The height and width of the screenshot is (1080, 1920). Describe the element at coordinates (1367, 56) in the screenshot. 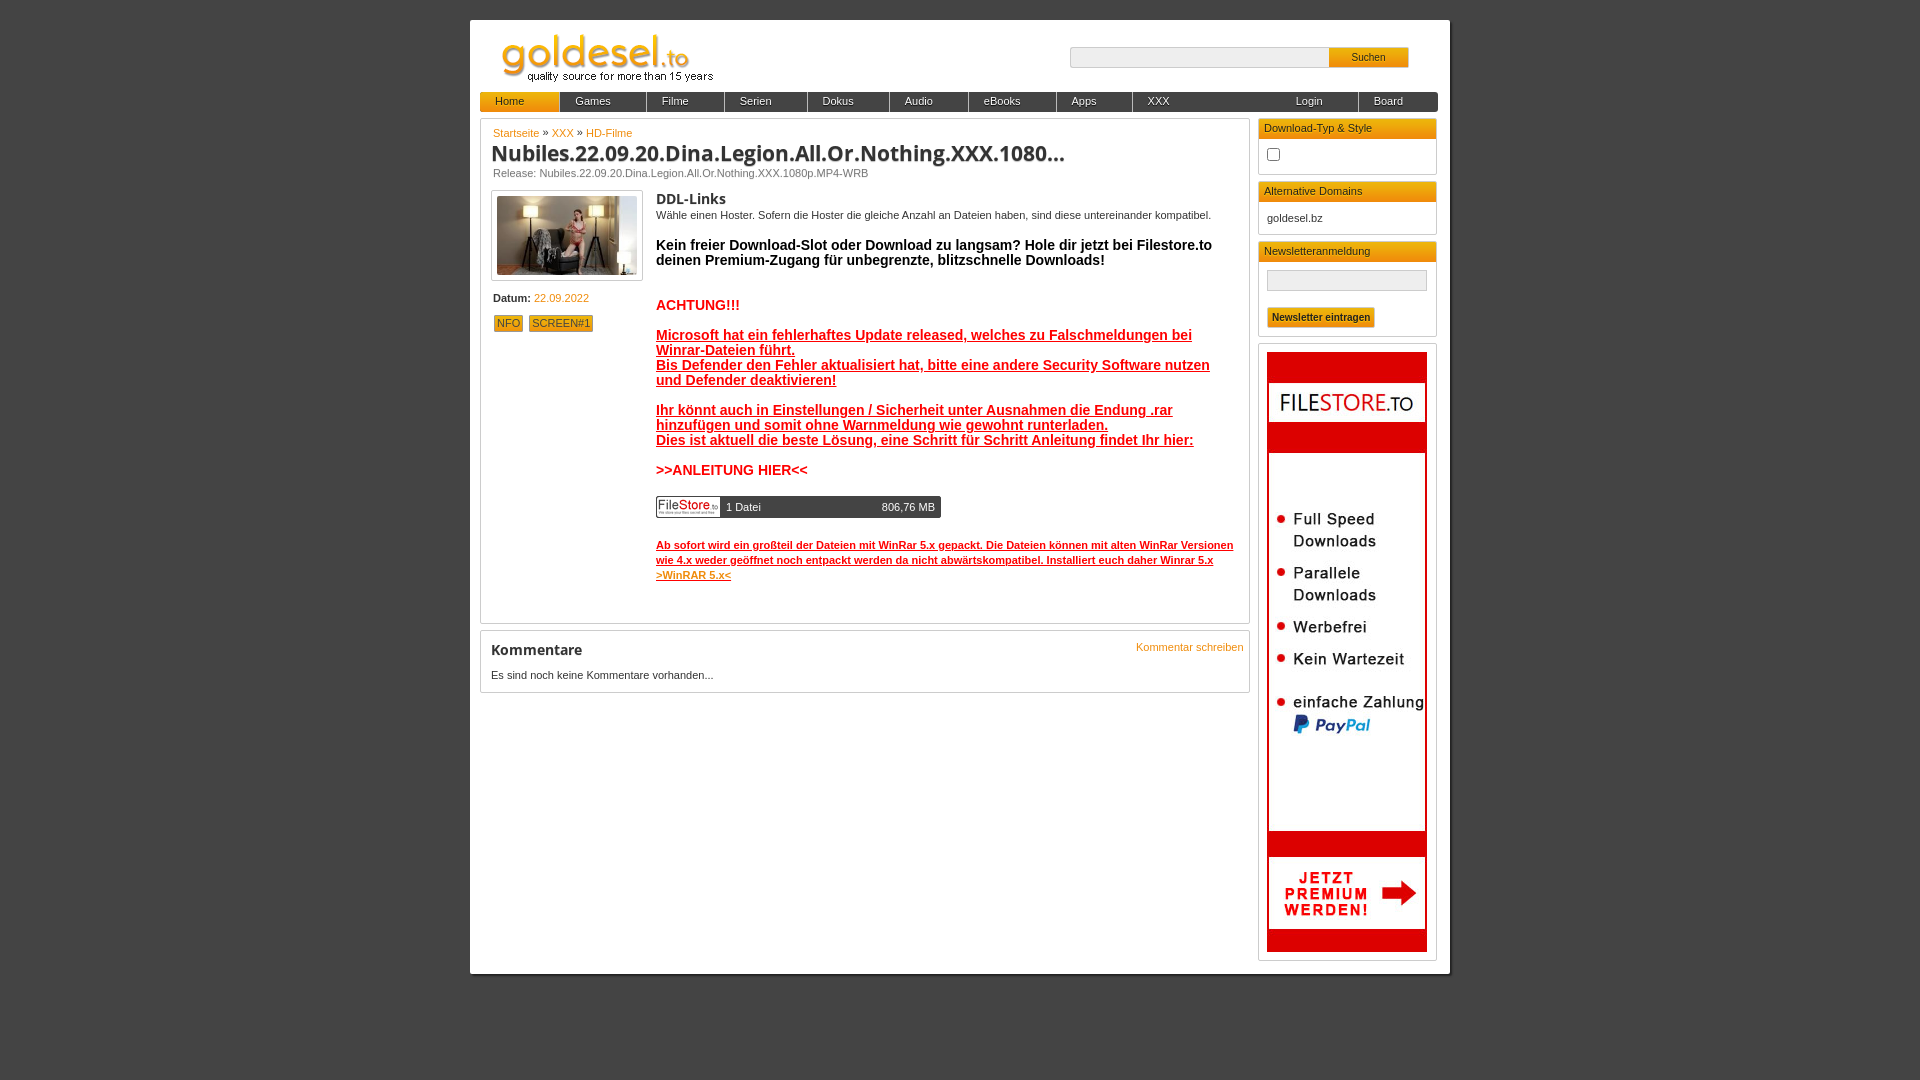

I see `'Suchen'` at that location.